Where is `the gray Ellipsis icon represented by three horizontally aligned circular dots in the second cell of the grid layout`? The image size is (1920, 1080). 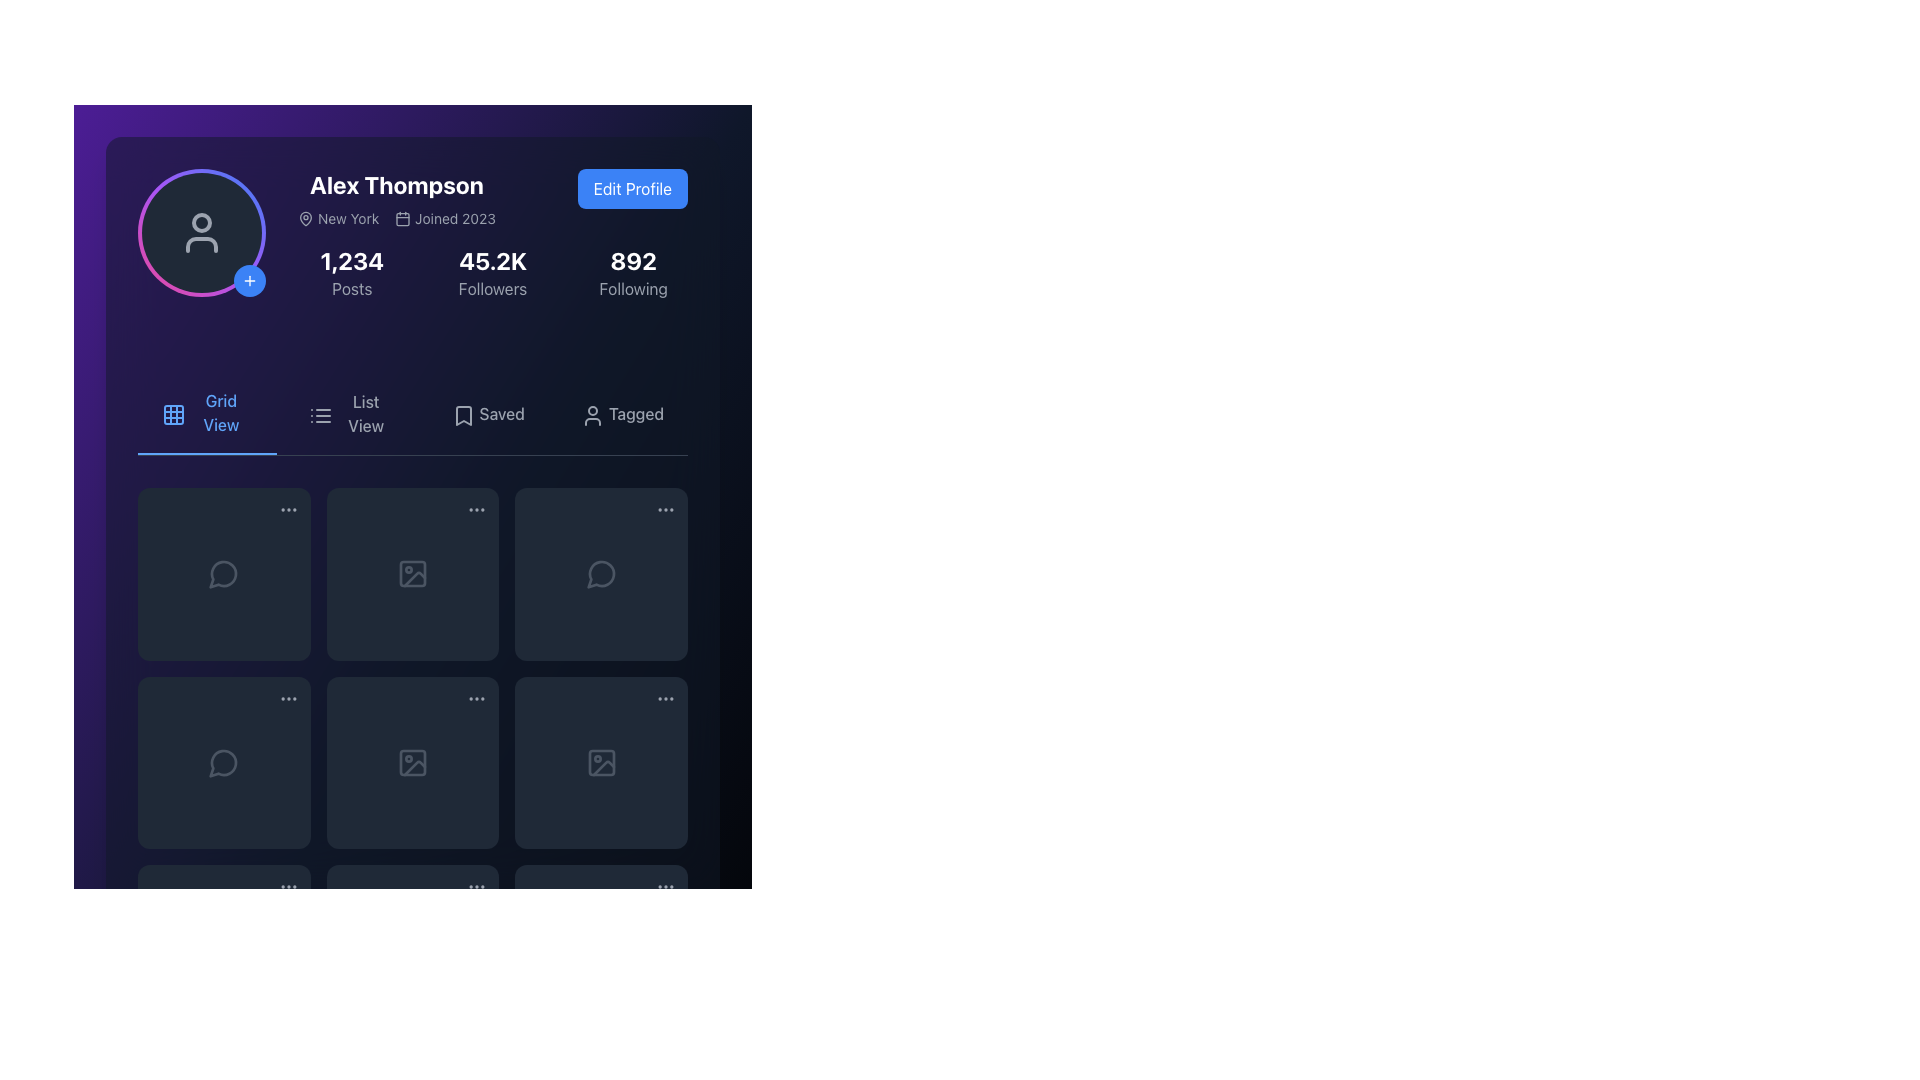 the gray Ellipsis icon represented by three horizontally aligned circular dots in the second cell of the grid layout is located at coordinates (287, 697).